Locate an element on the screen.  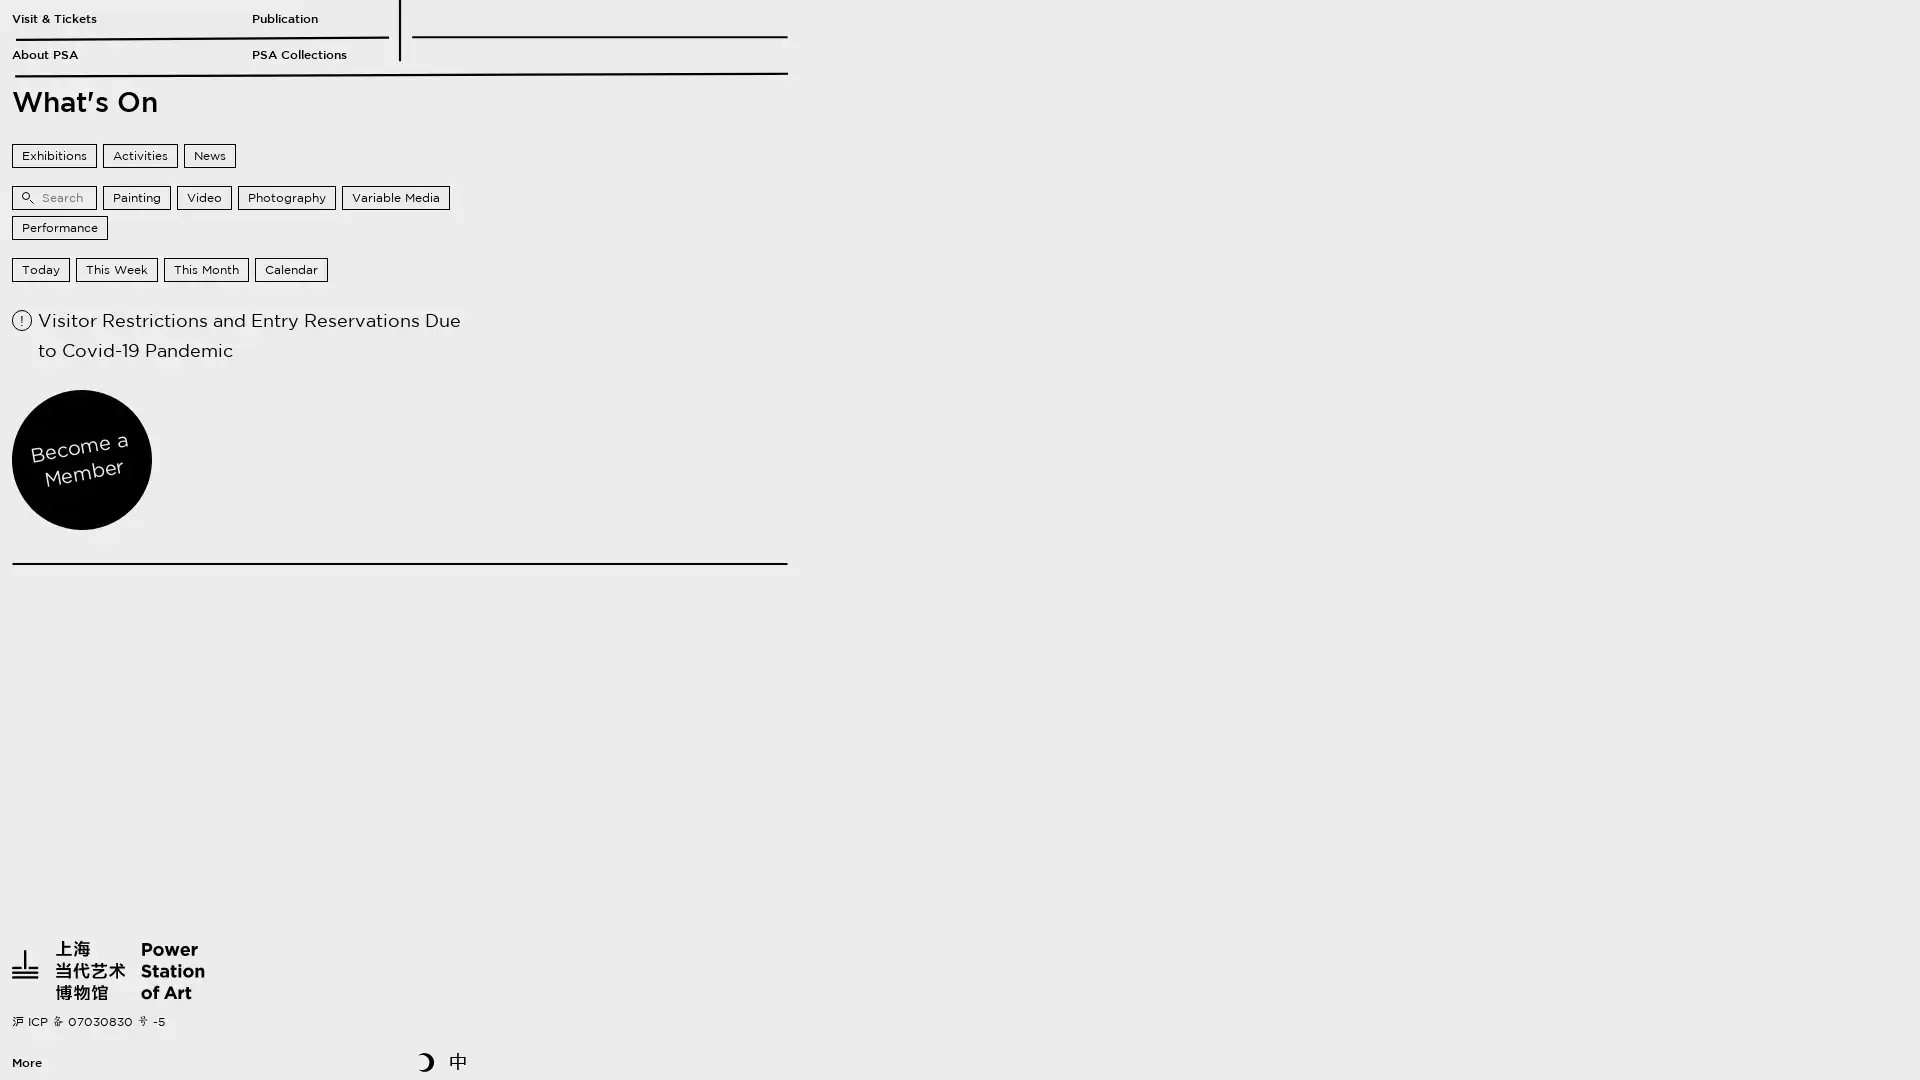
Today is located at coordinates (41, 270).